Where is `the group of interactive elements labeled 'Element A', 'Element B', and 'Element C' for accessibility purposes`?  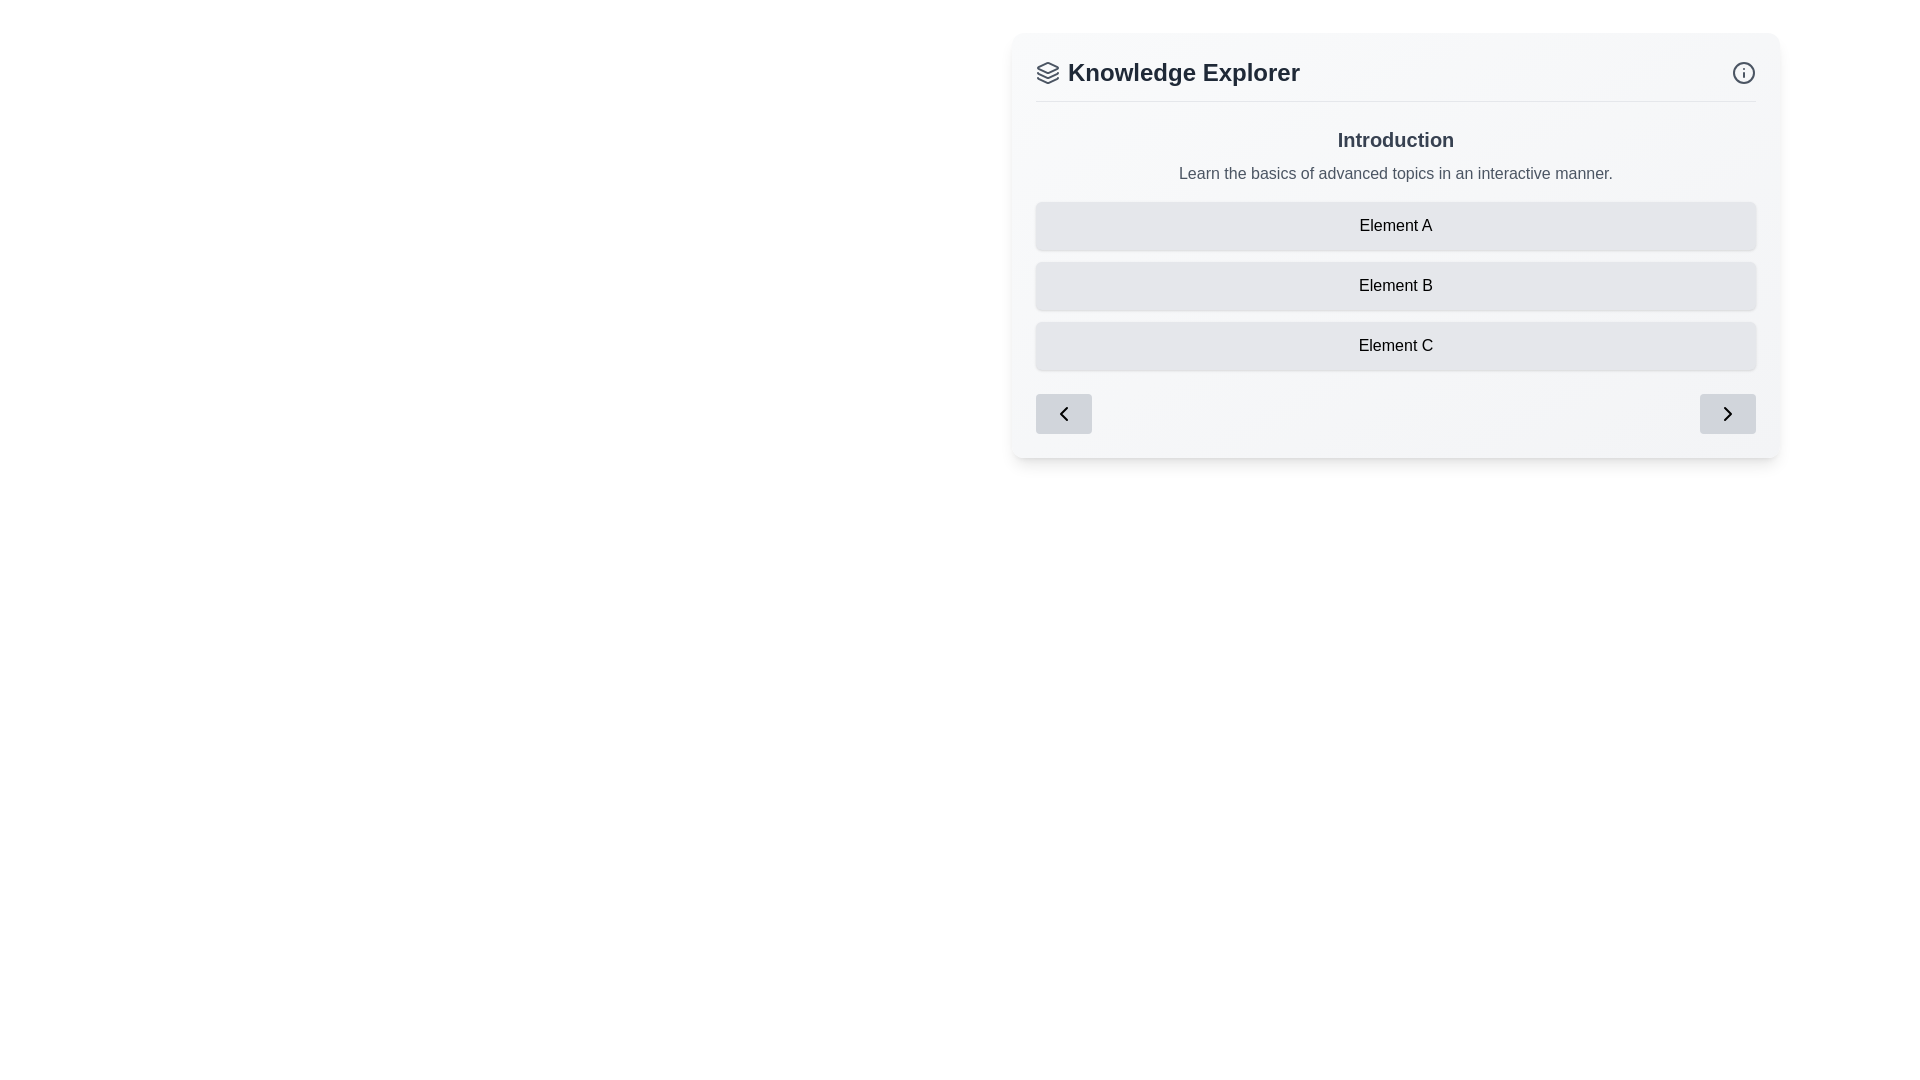 the group of interactive elements labeled 'Element A', 'Element B', and 'Element C' for accessibility purposes is located at coordinates (1395, 285).